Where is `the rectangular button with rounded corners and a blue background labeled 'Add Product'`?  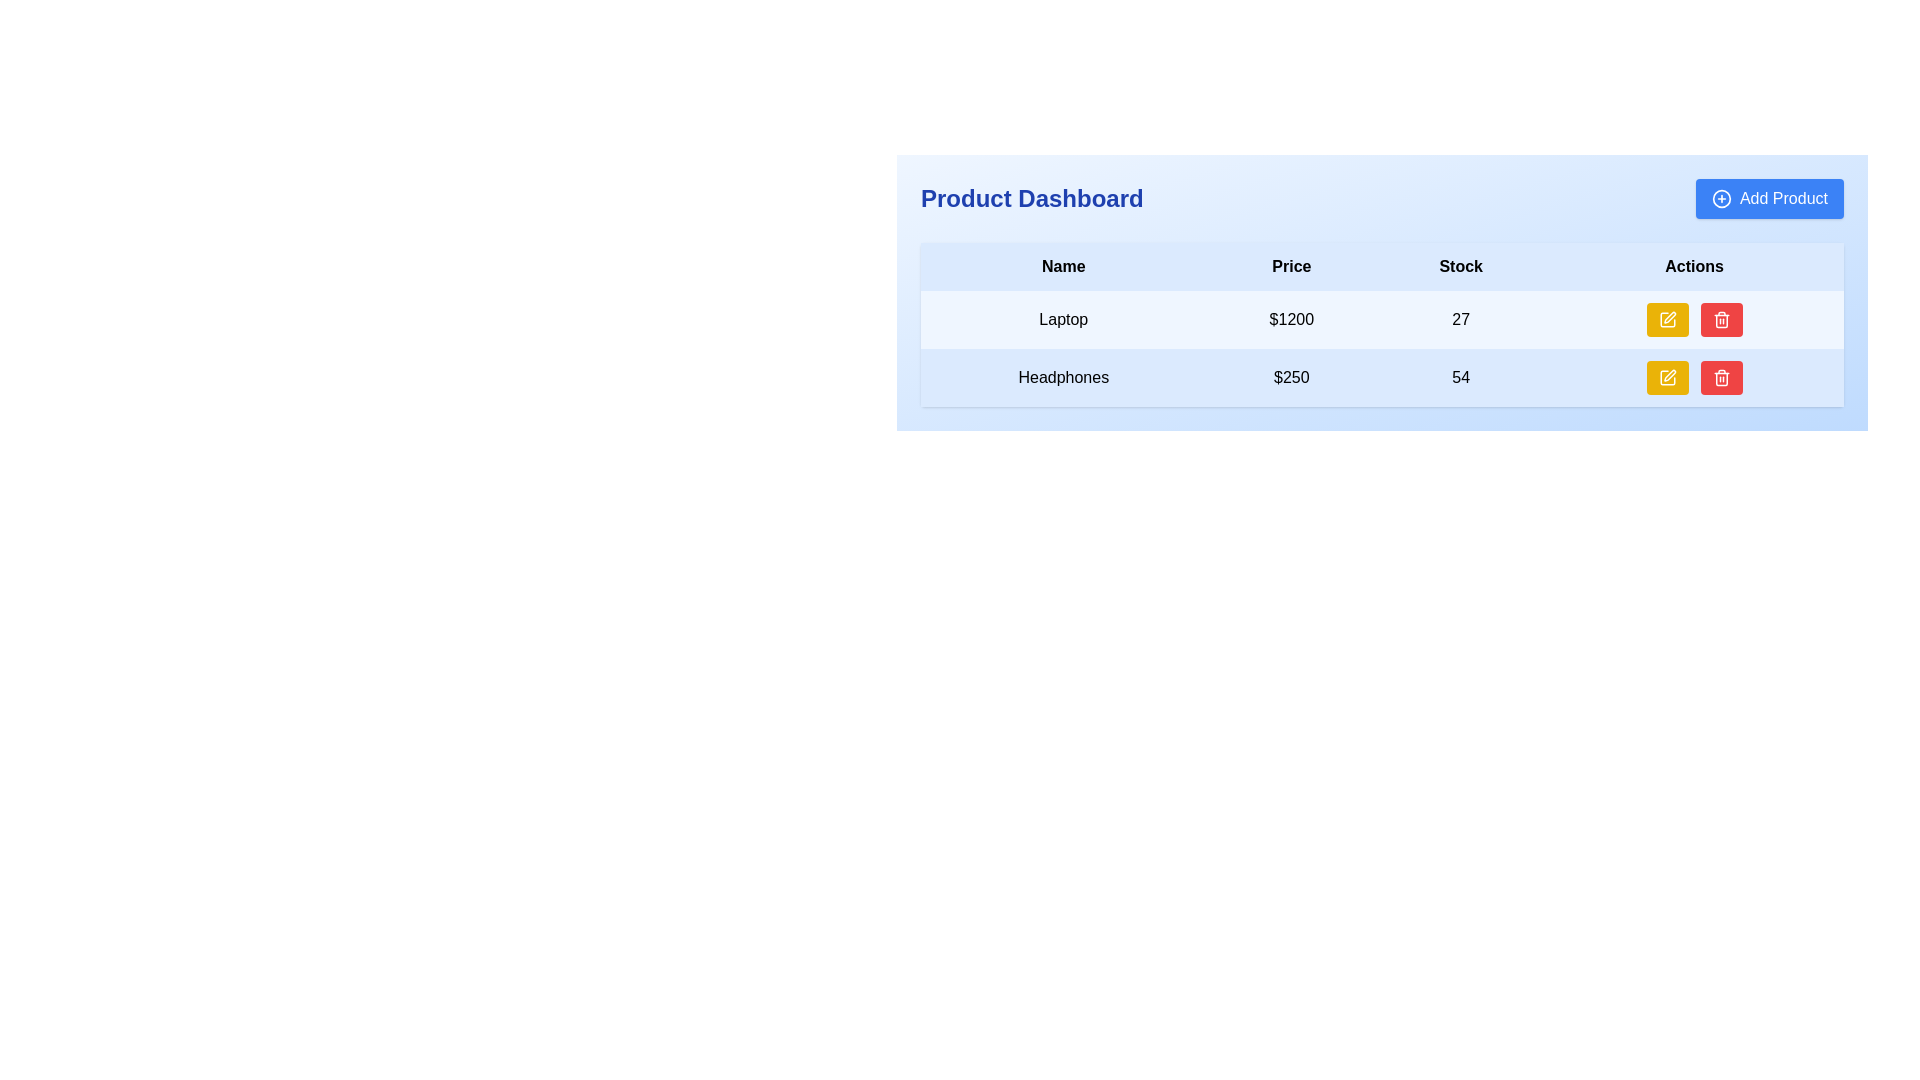 the rectangular button with rounded corners and a blue background labeled 'Add Product' is located at coordinates (1770, 199).